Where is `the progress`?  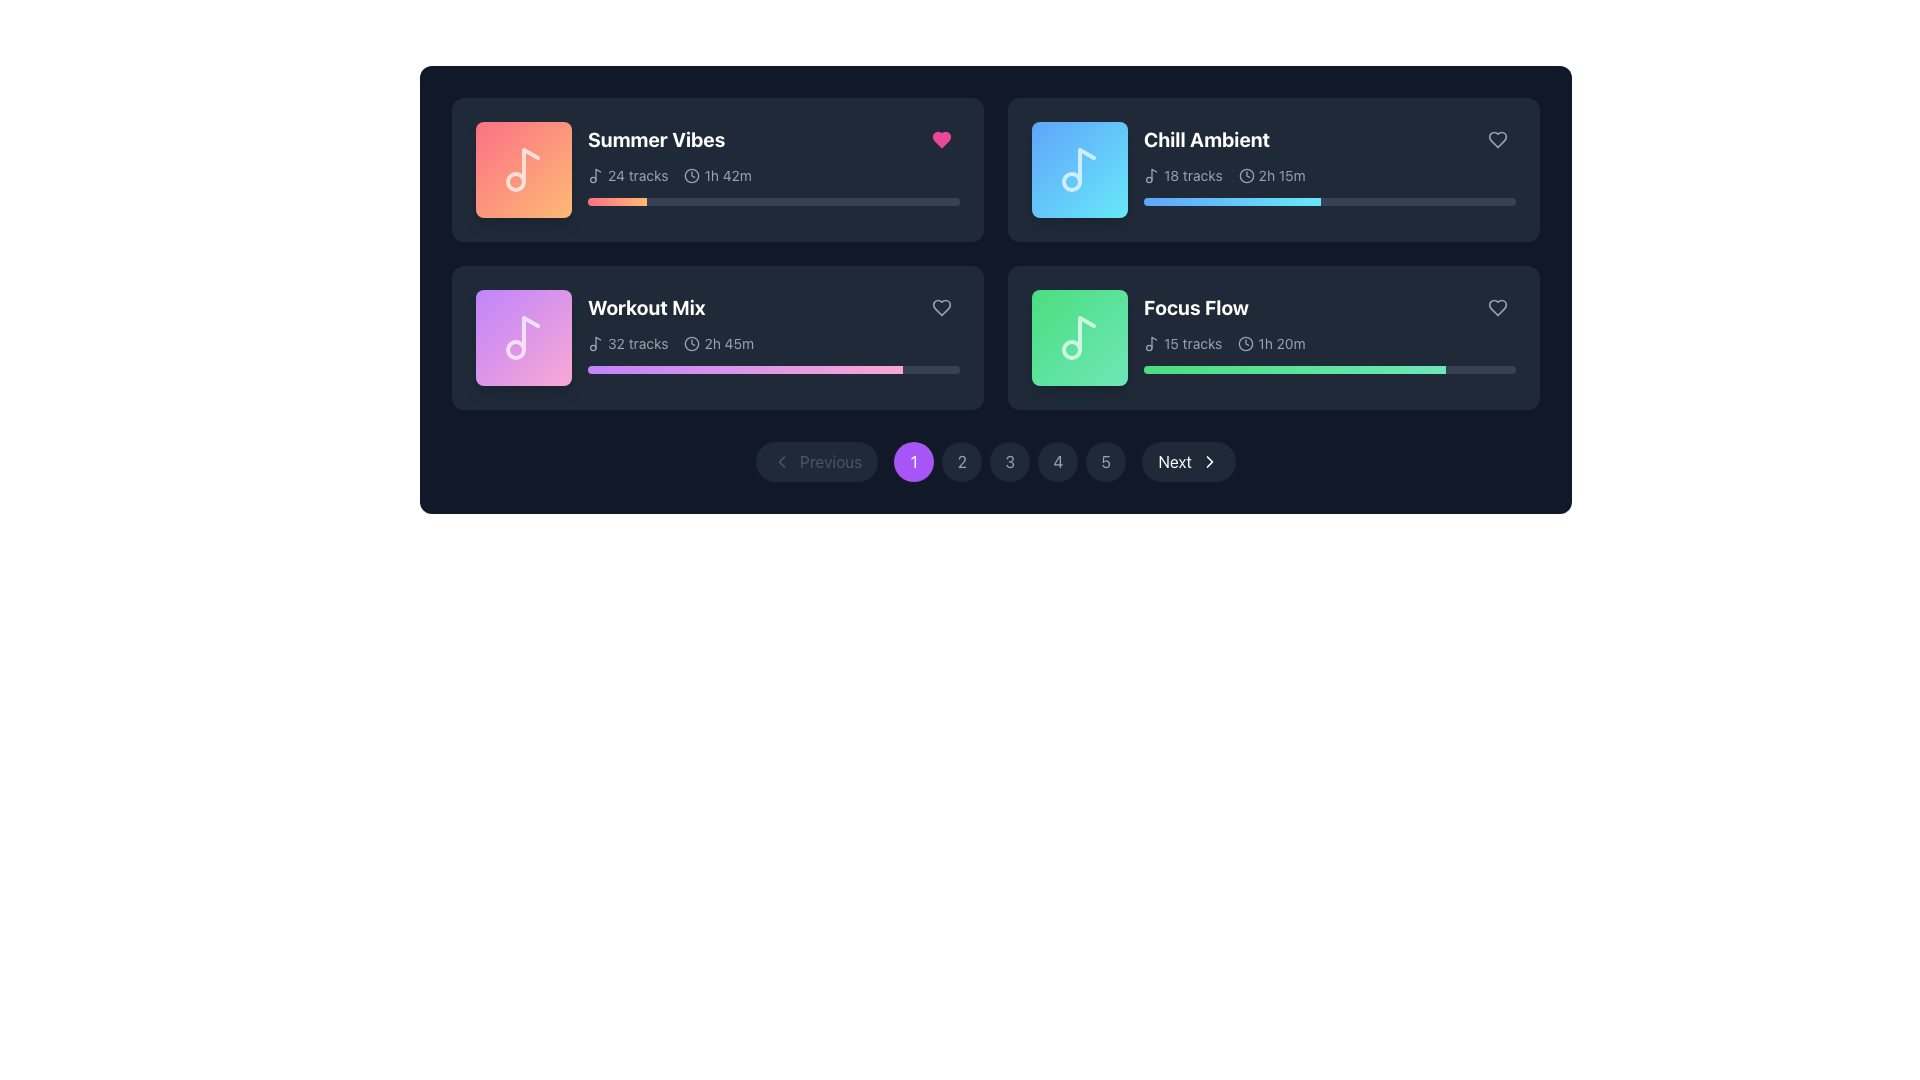
the progress is located at coordinates (669, 201).